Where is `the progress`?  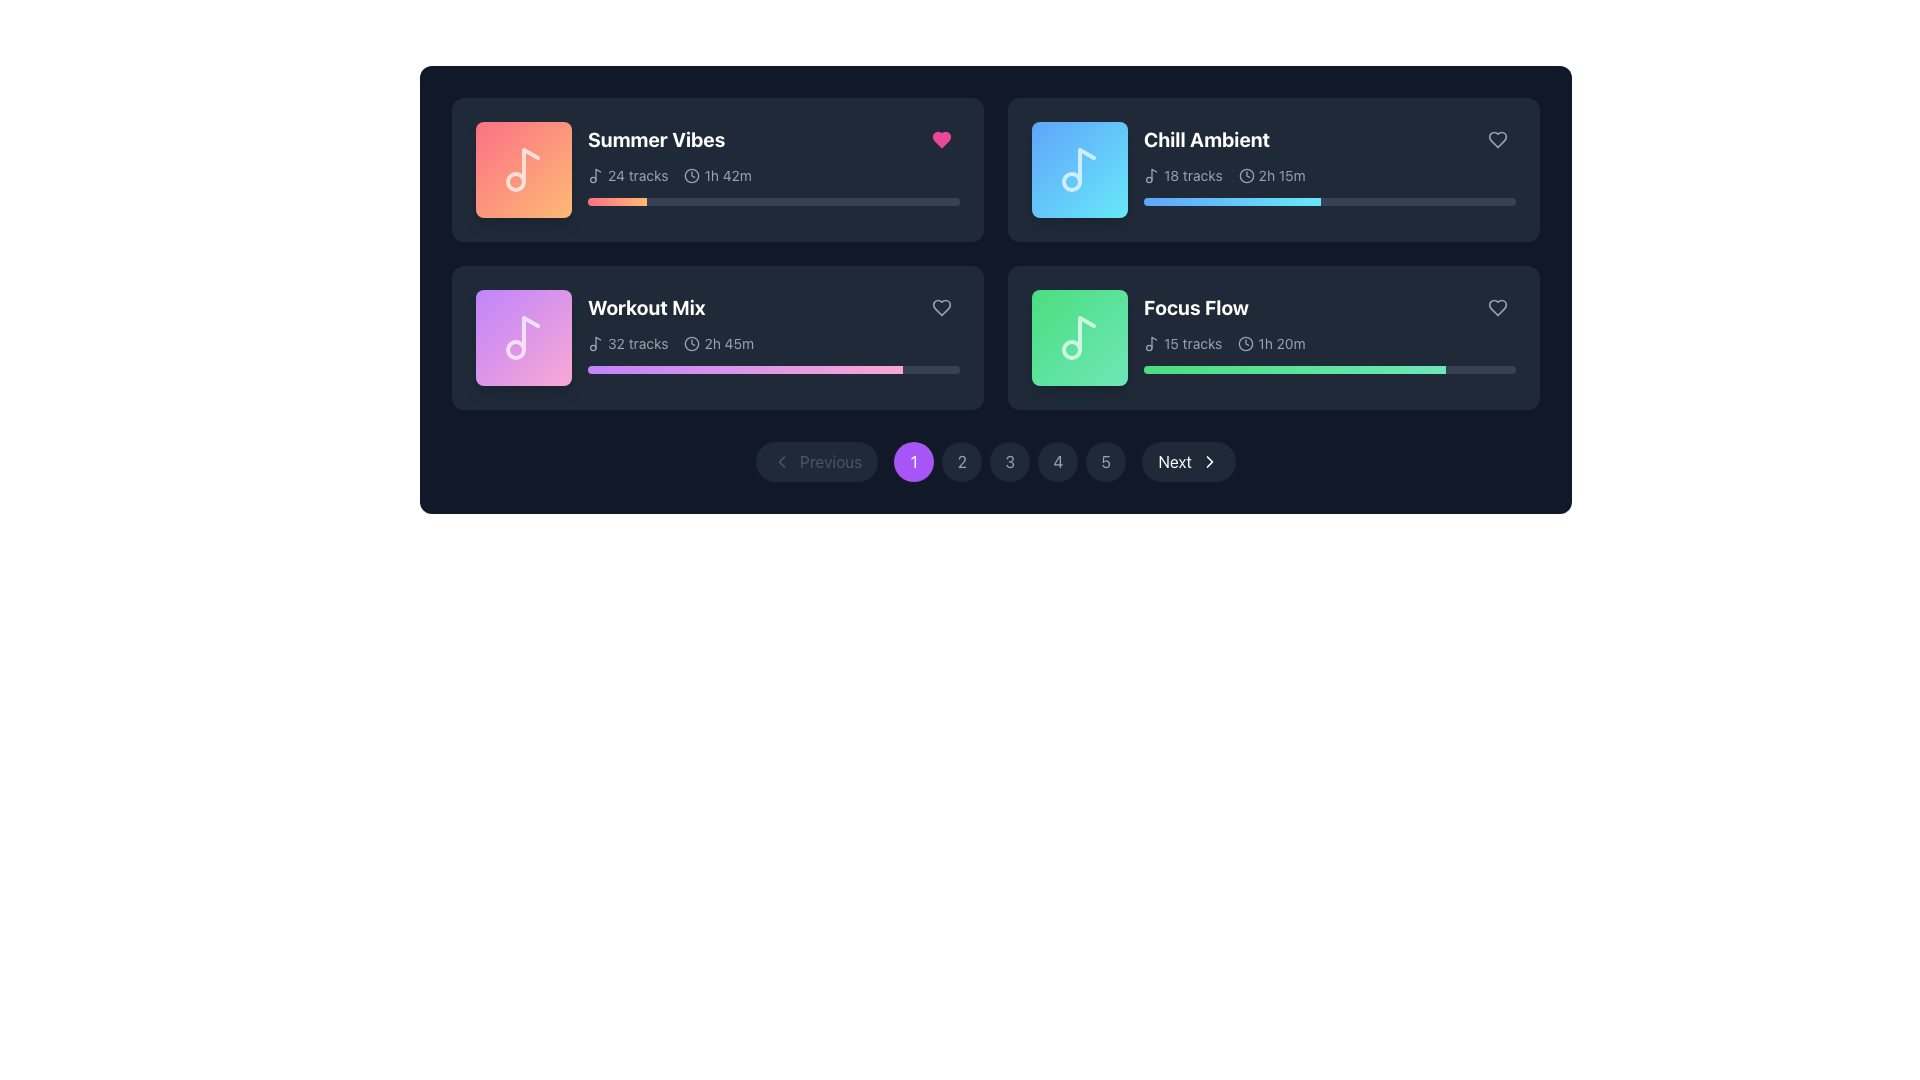
the progress is located at coordinates (669, 201).